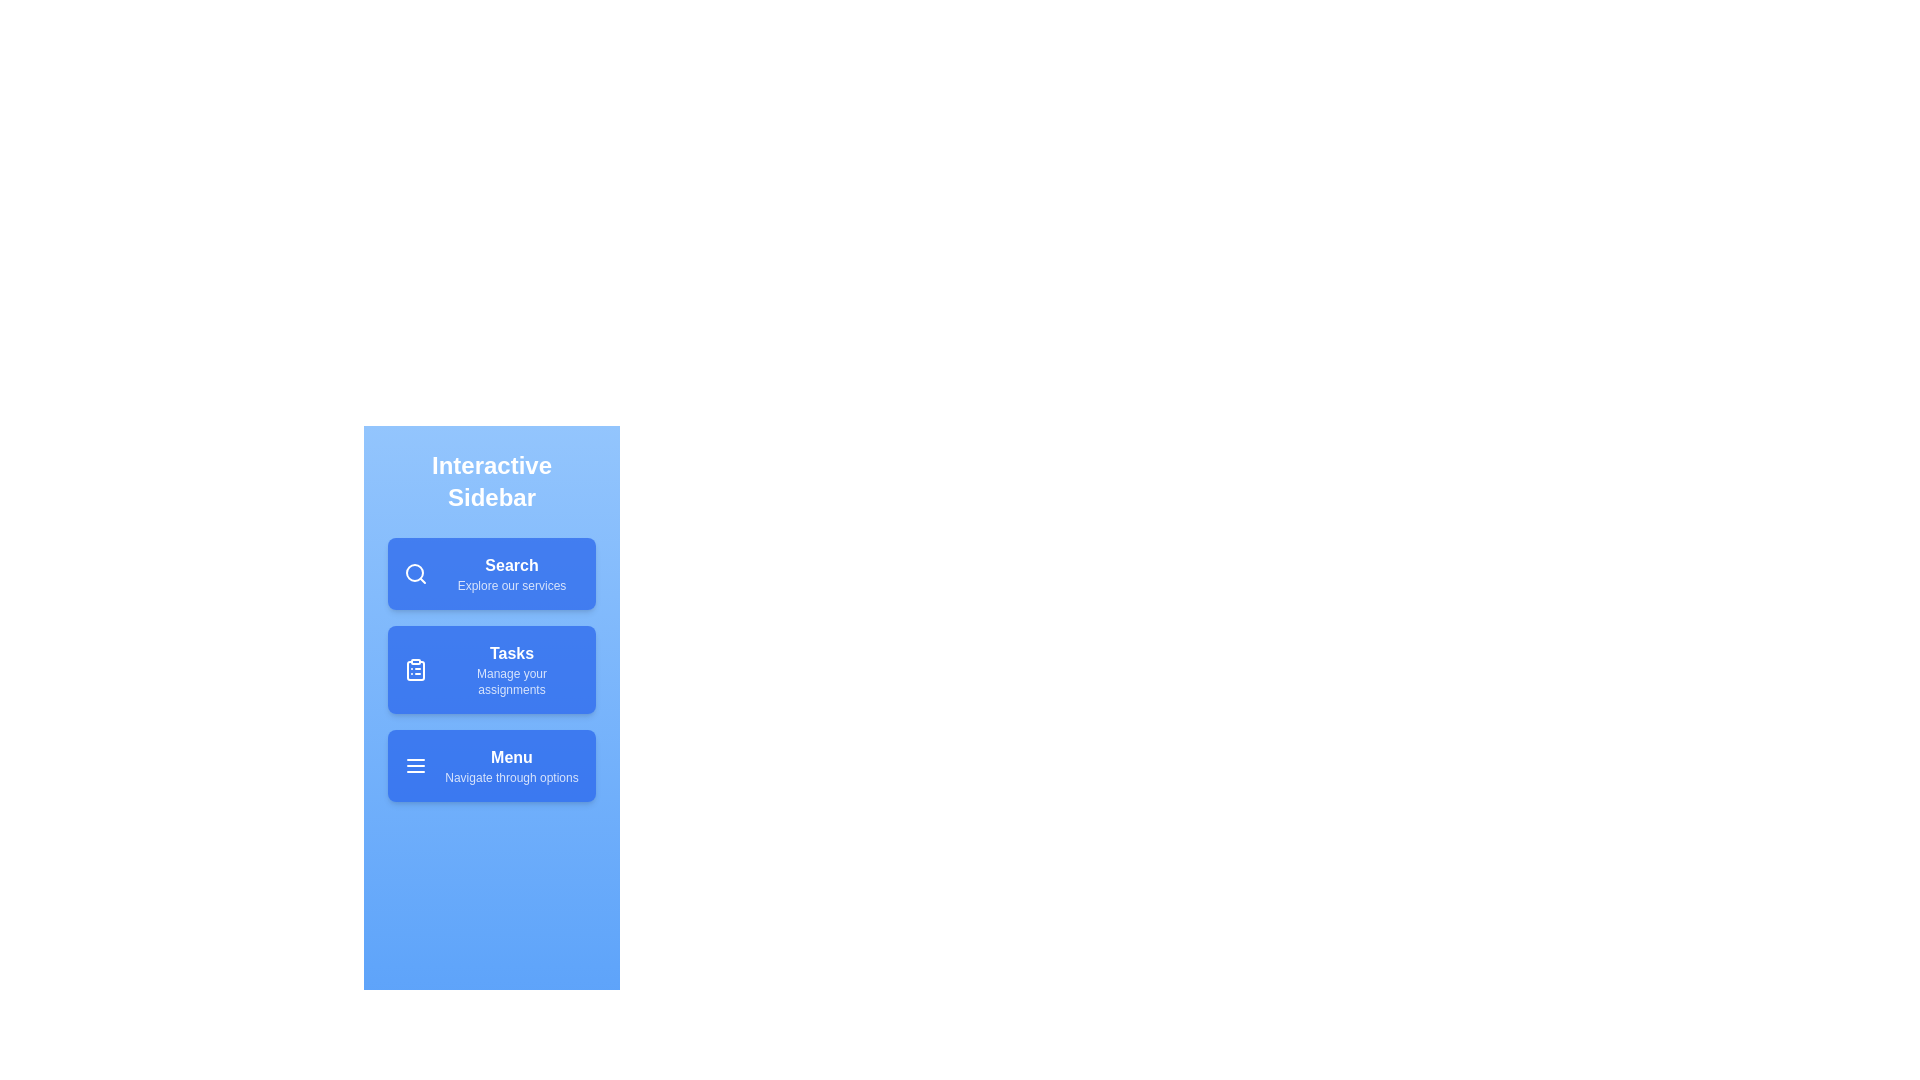 The height and width of the screenshot is (1080, 1920). I want to click on the sidebar menu item Search, so click(491, 574).